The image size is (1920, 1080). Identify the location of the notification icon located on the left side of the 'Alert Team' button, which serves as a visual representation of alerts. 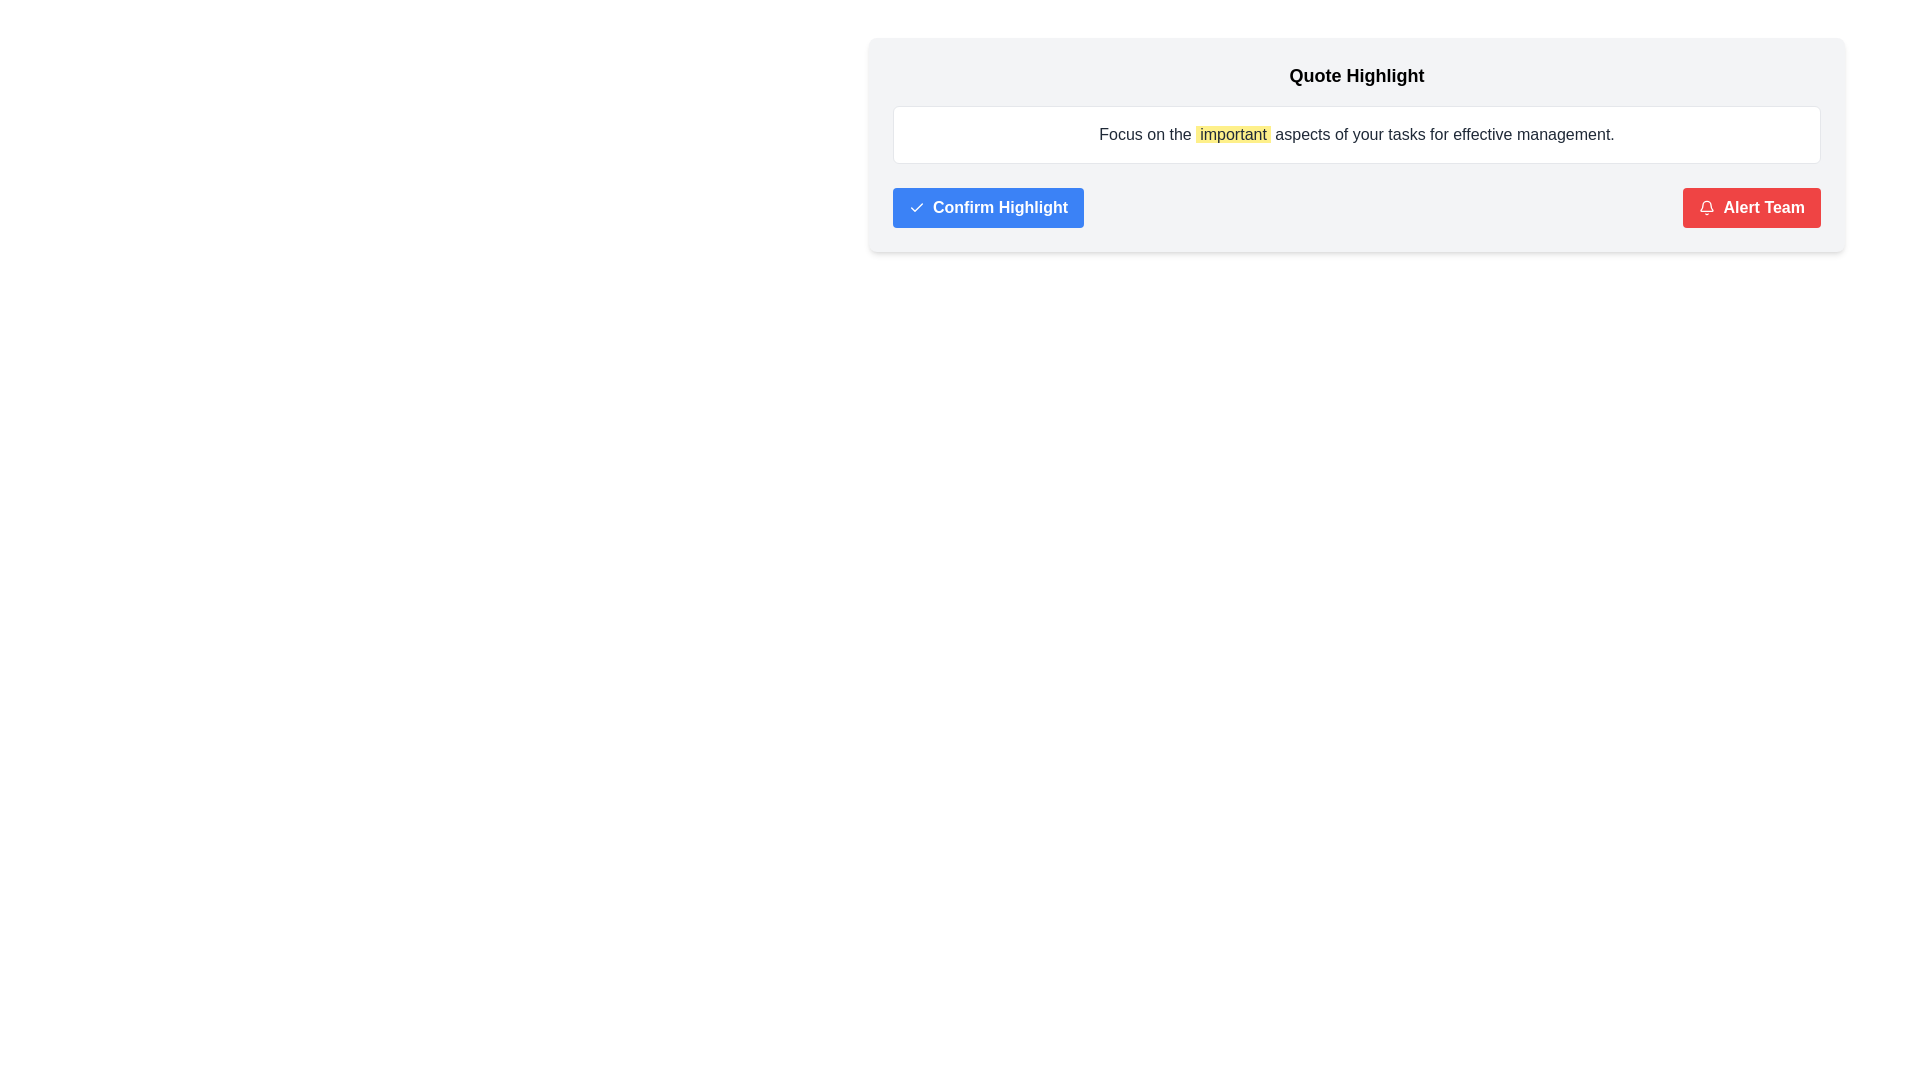
(1706, 208).